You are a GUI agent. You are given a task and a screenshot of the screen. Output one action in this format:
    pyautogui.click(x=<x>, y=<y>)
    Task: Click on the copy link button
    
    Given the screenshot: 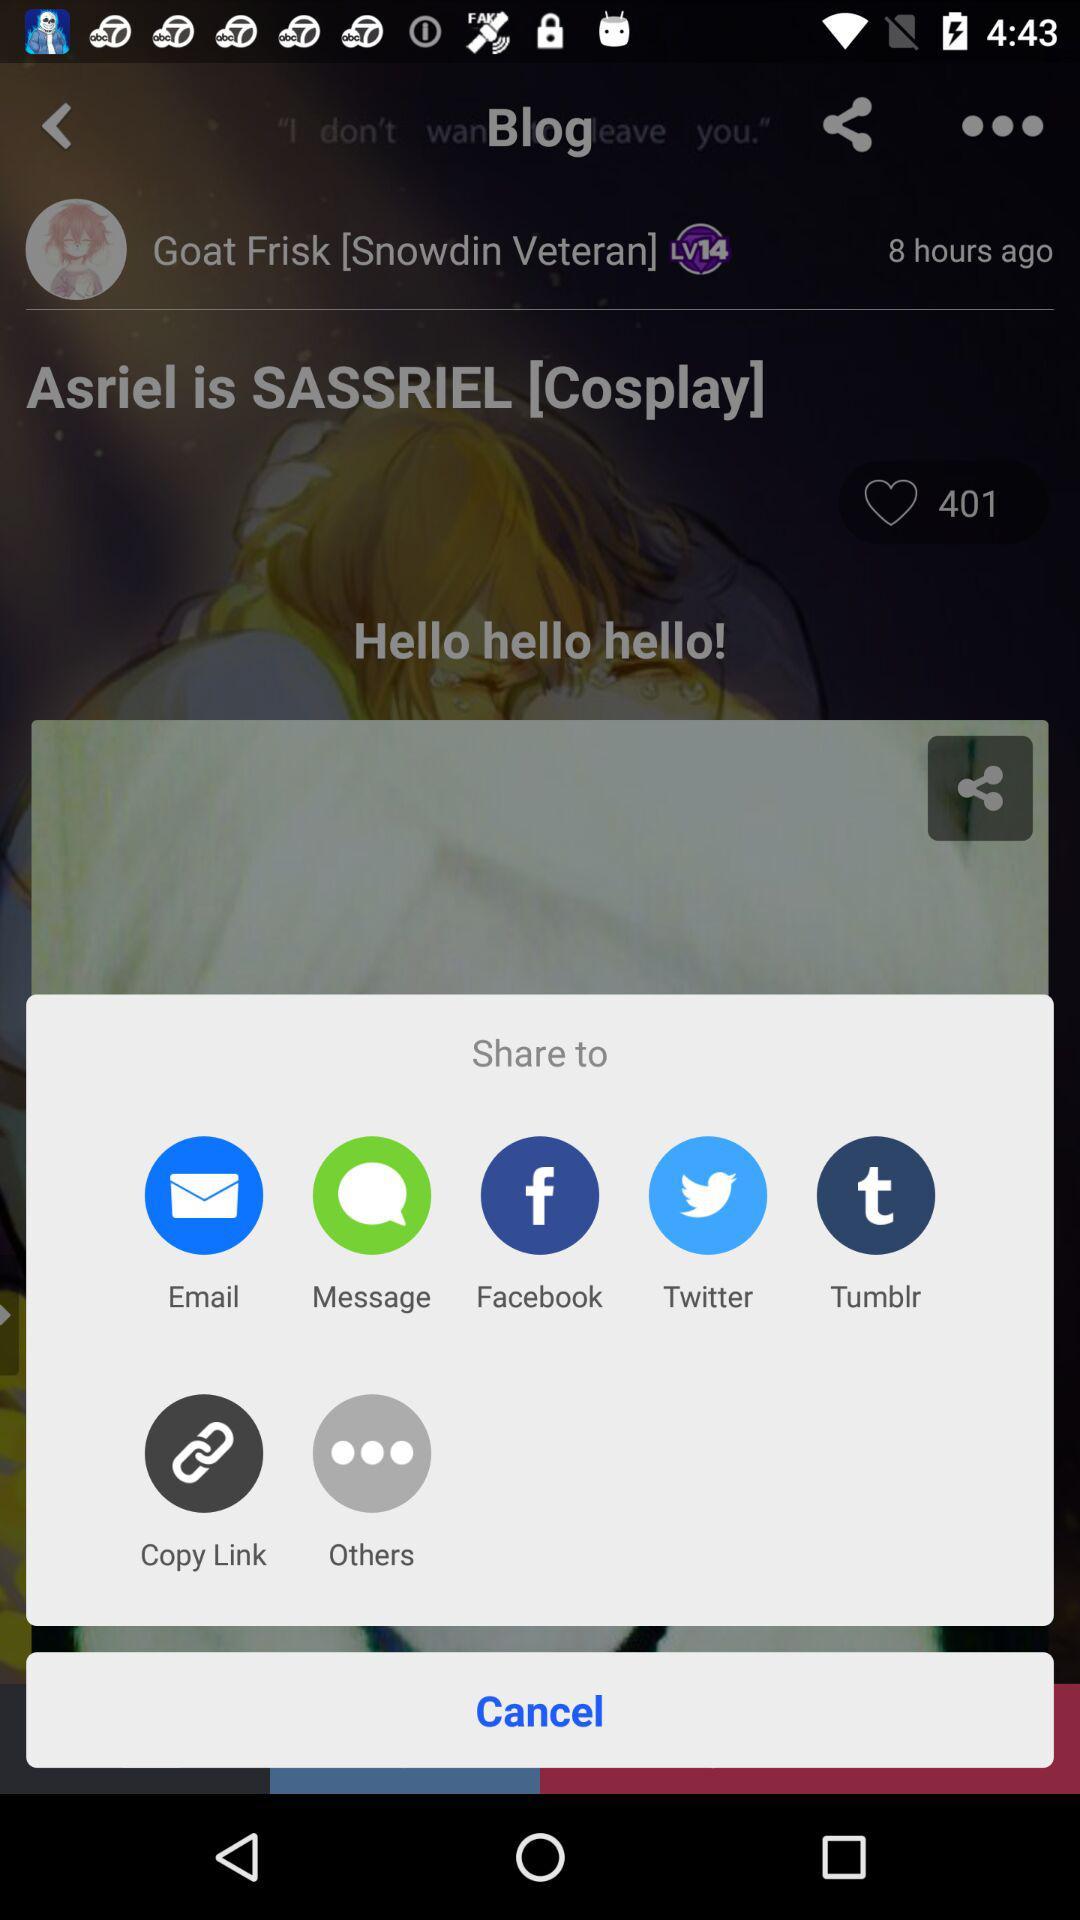 What is the action you would take?
    pyautogui.click(x=204, y=1453)
    